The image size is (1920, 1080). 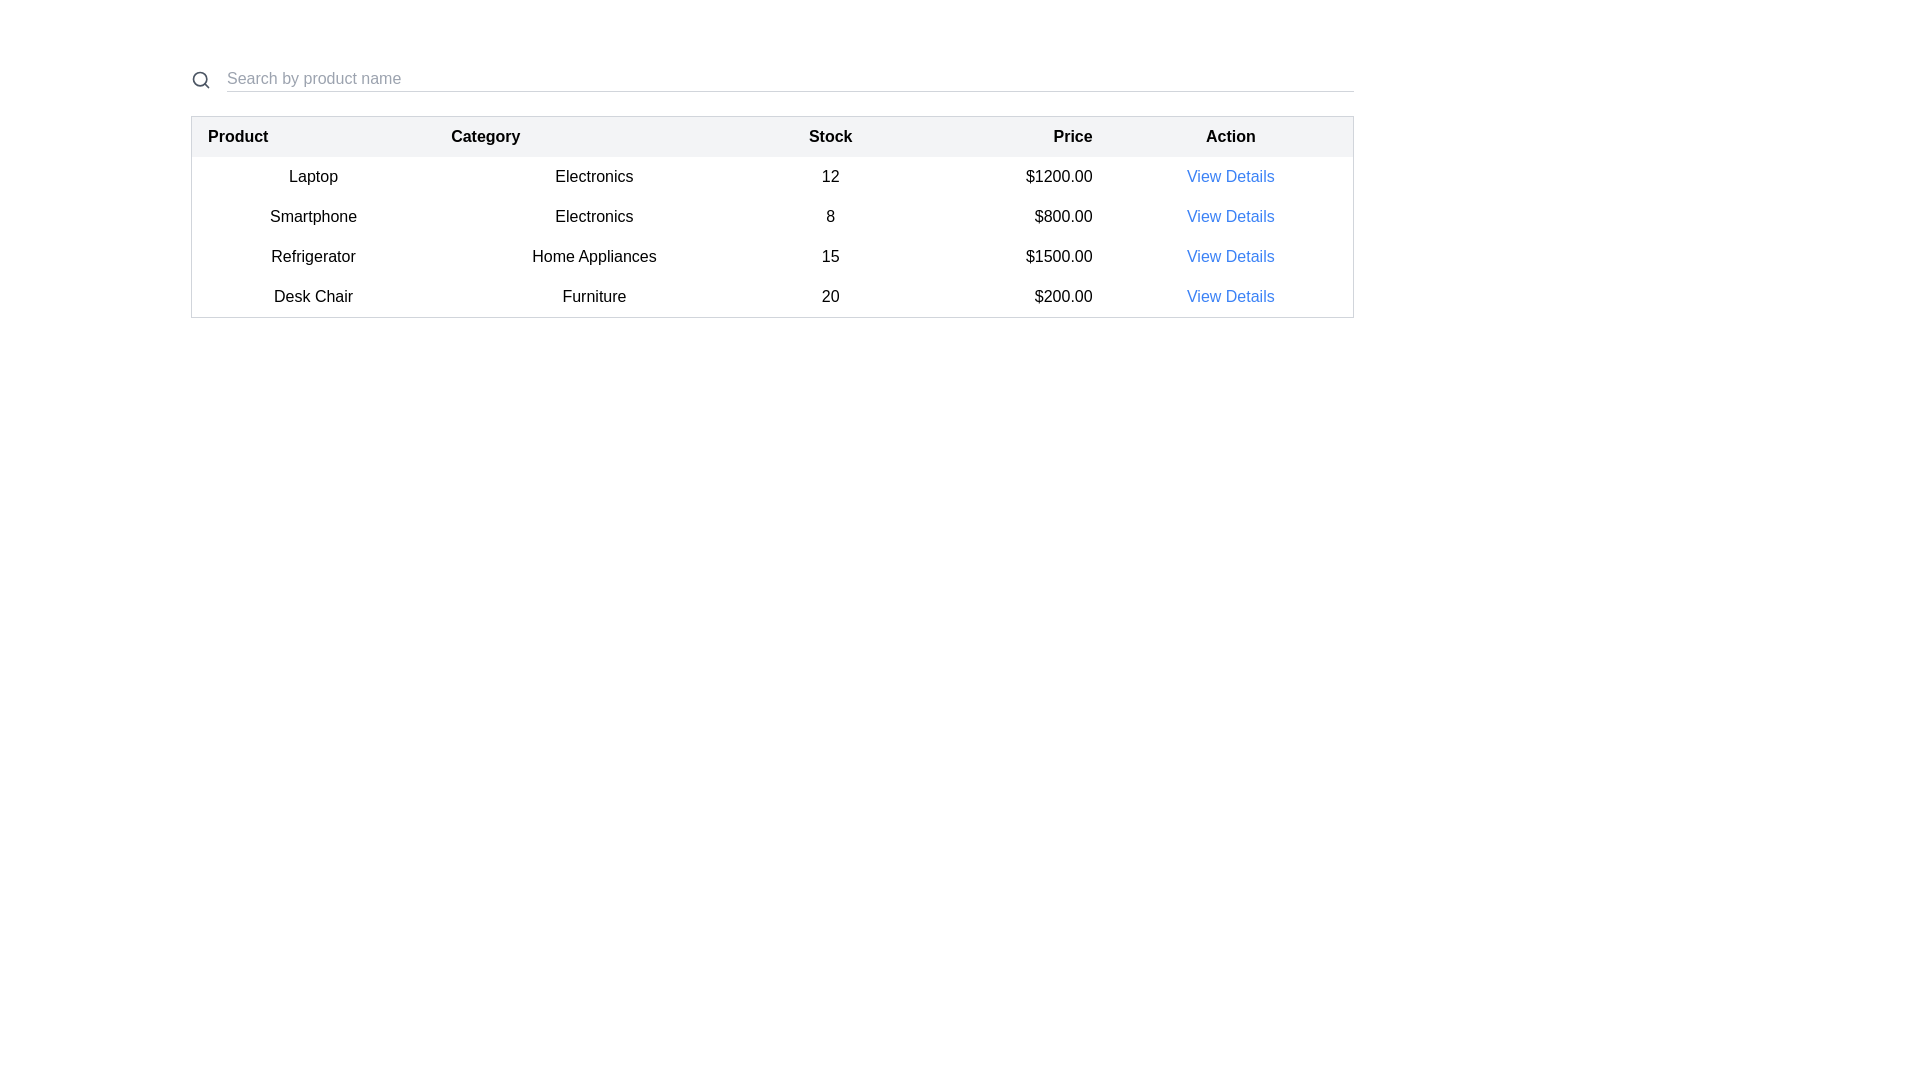 What do you see at coordinates (1230, 256) in the screenshot?
I see `the hyperlink in the 'Action' column of the table that links to detailed information about the 'Refrigerator' product to change the text color indicating interactivity` at bounding box center [1230, 256].